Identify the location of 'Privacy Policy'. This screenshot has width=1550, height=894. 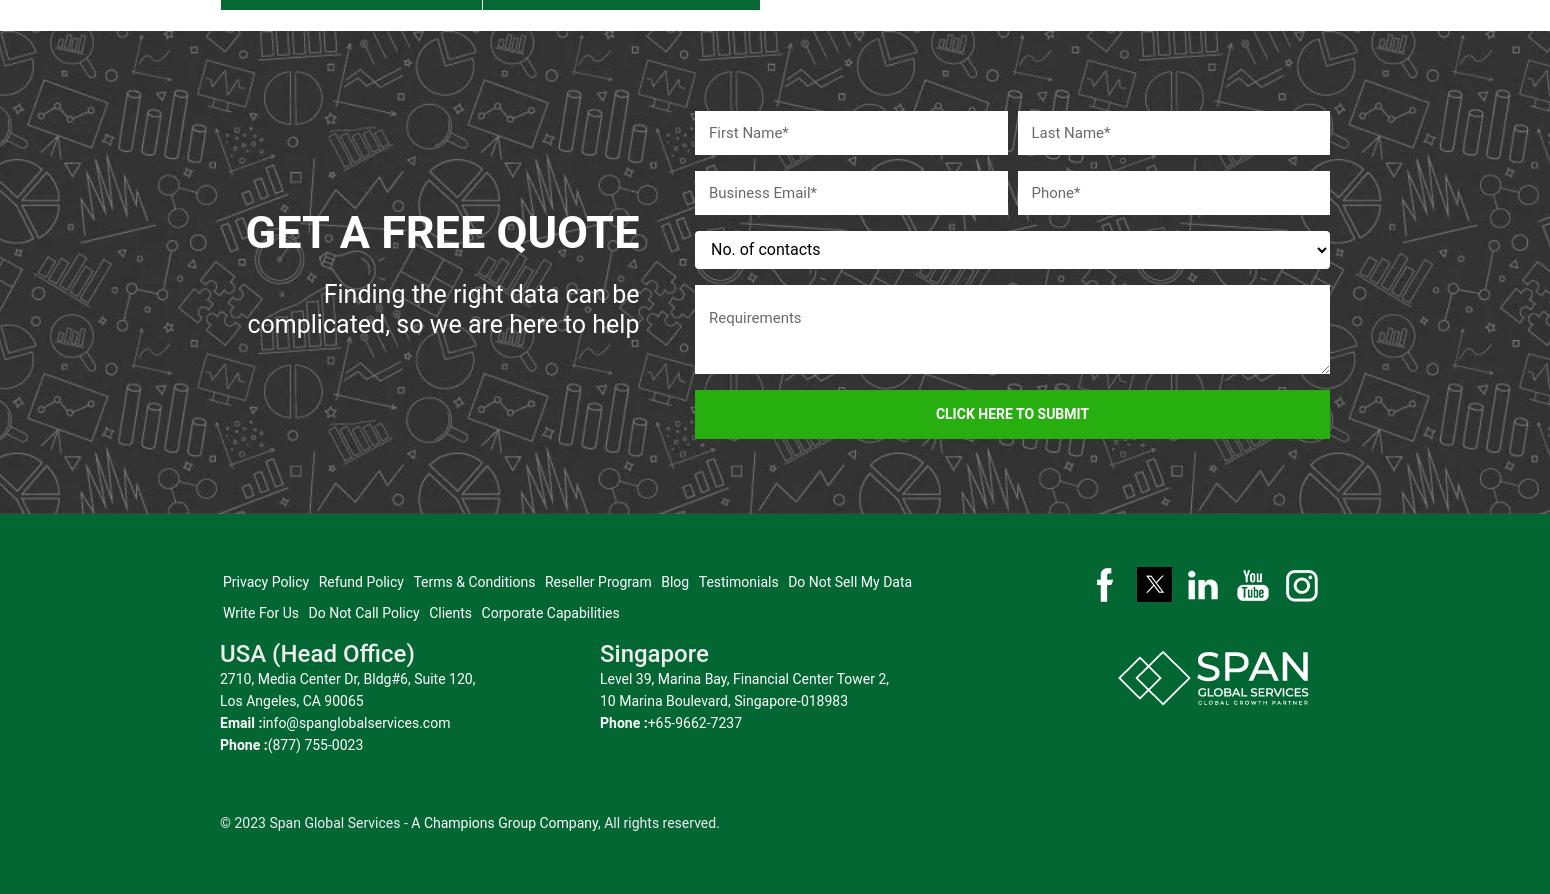
(265, 570).